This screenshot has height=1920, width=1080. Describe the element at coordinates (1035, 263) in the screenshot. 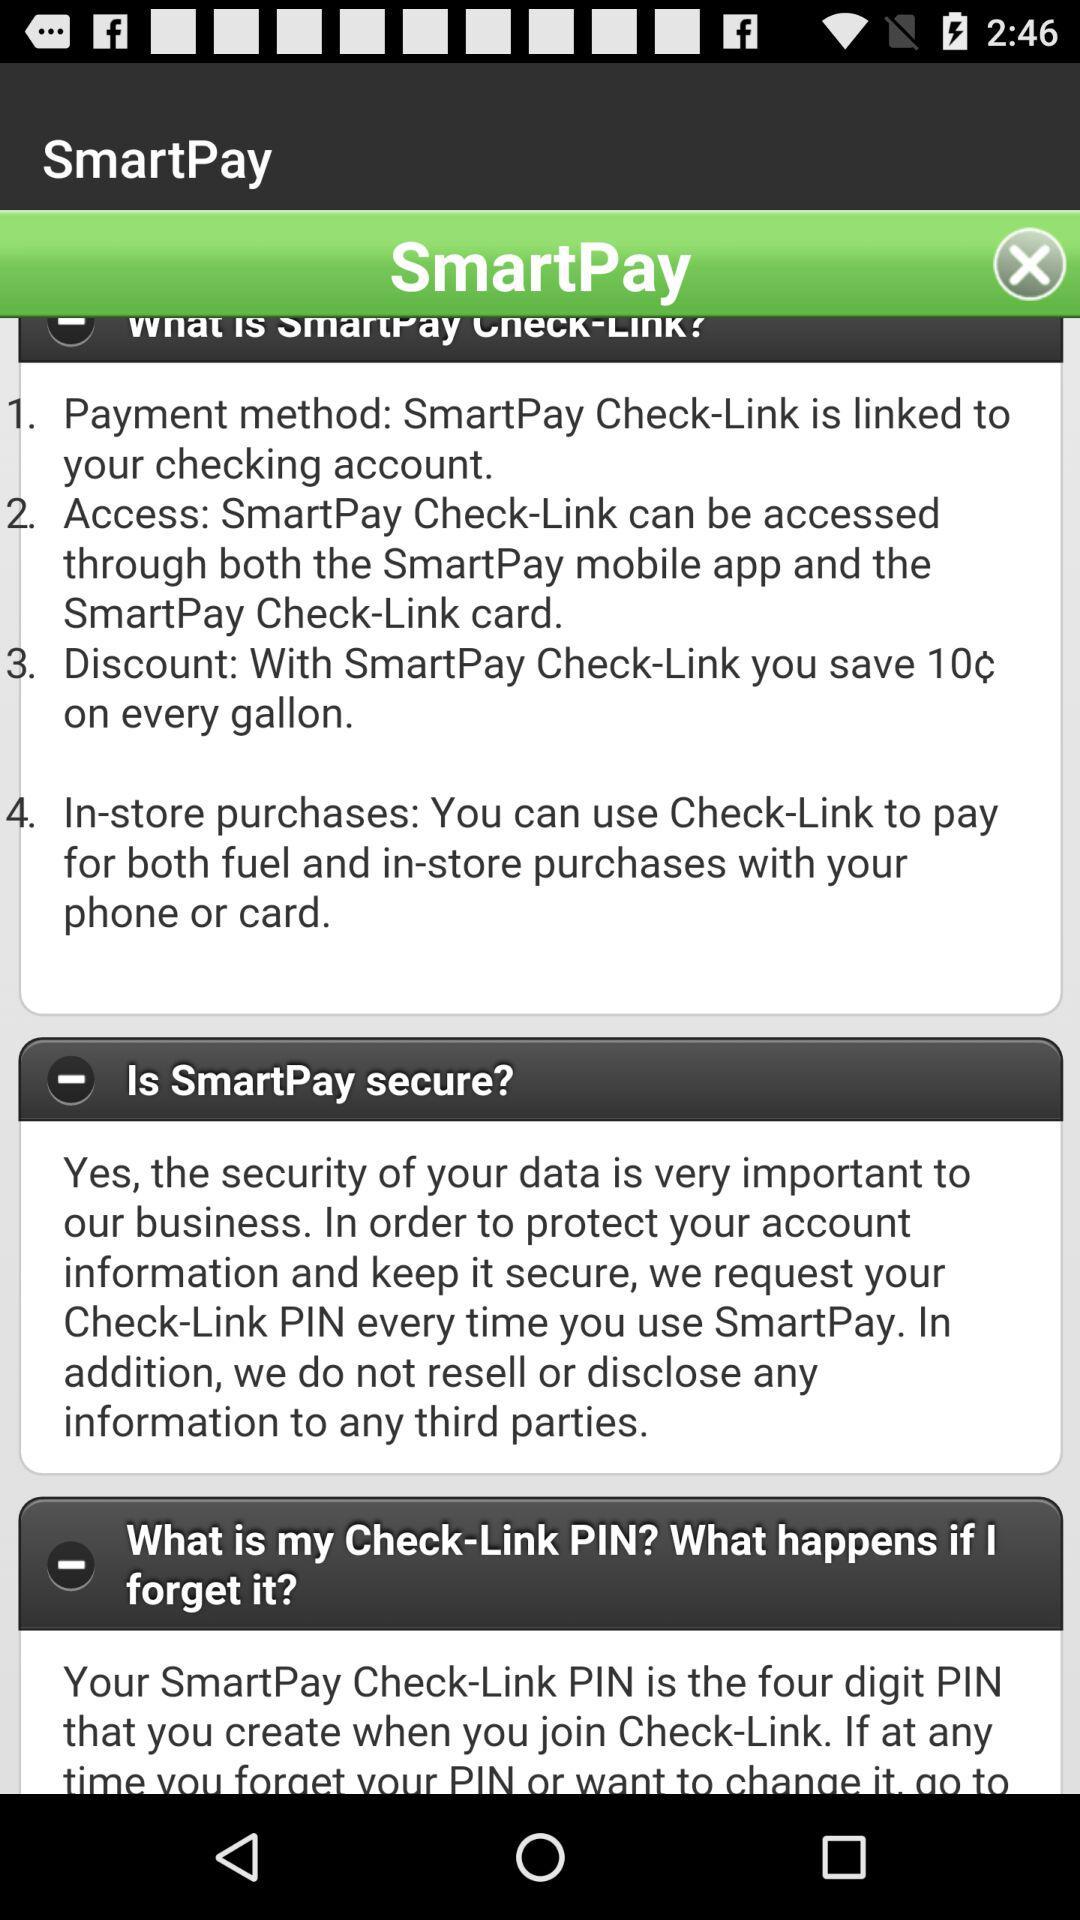

I see `x` at that location.